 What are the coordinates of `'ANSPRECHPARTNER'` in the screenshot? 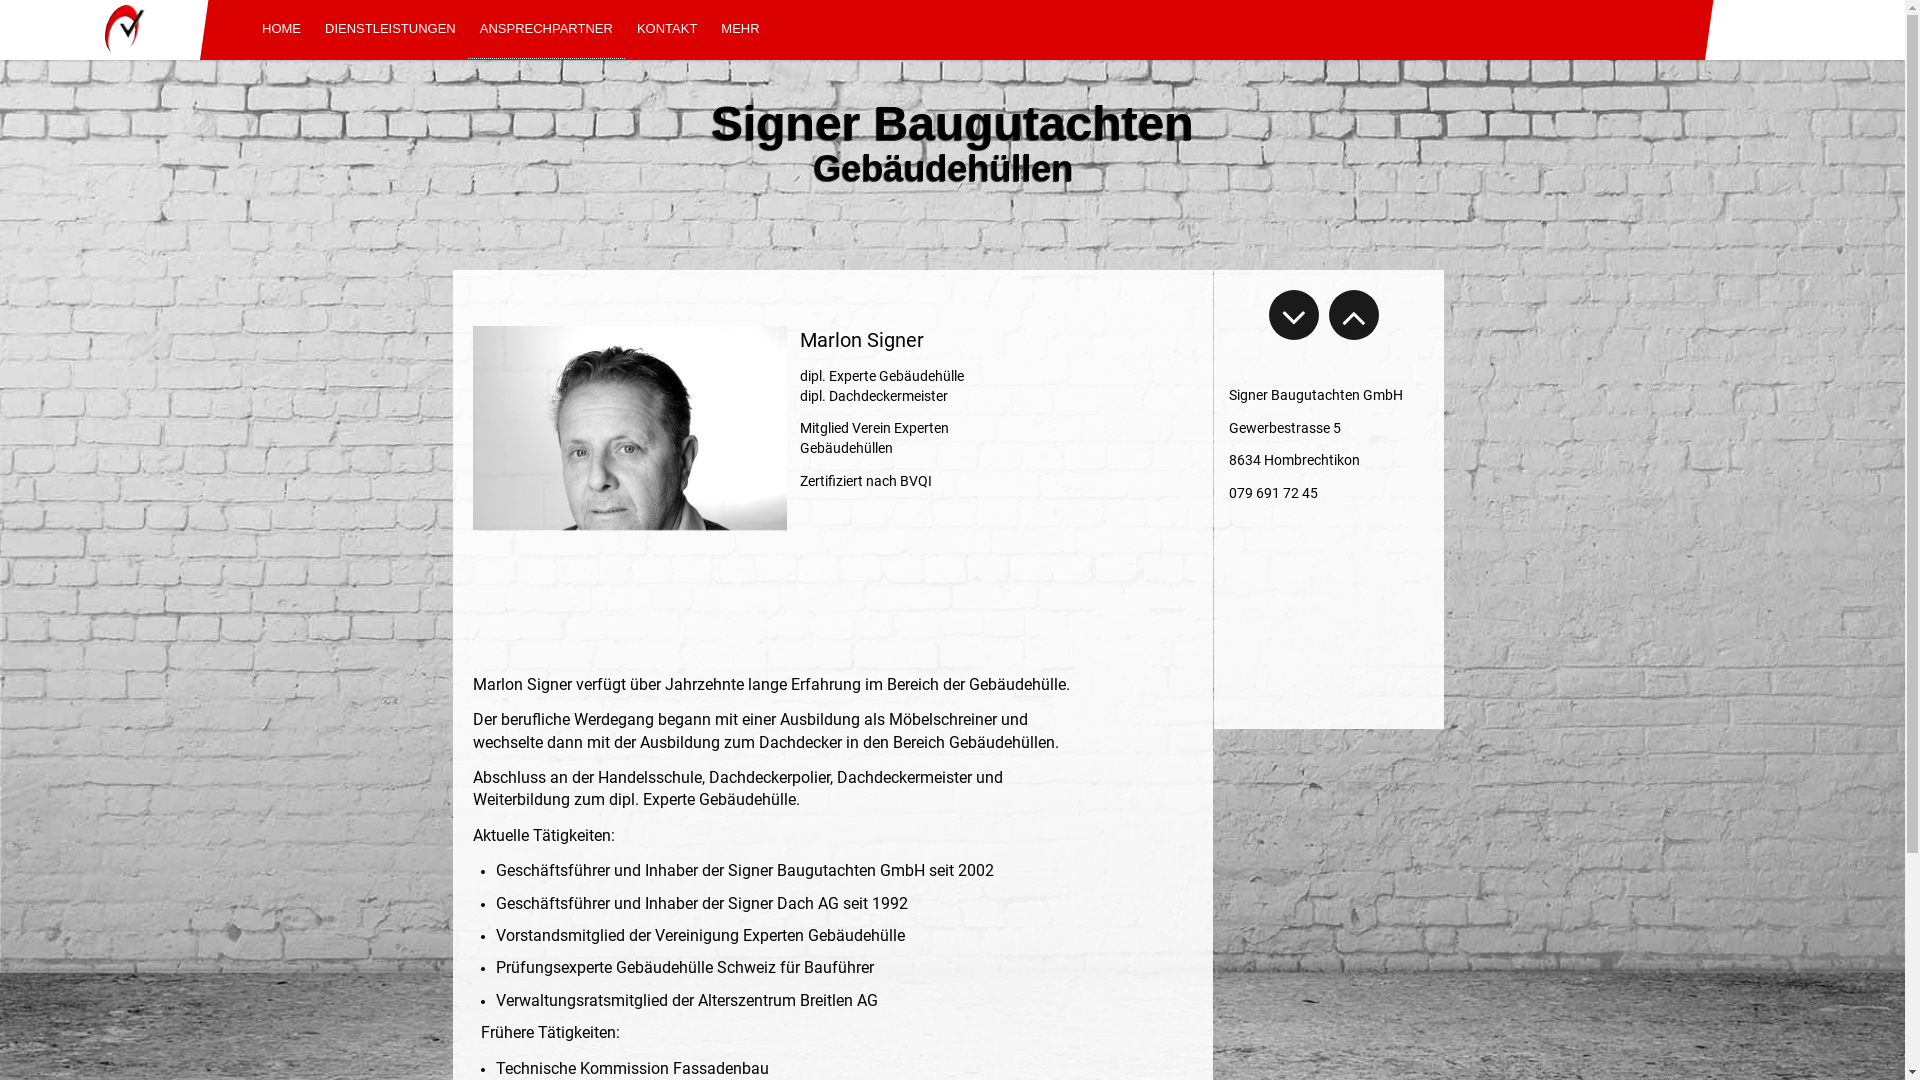 It's located at (466, 29).